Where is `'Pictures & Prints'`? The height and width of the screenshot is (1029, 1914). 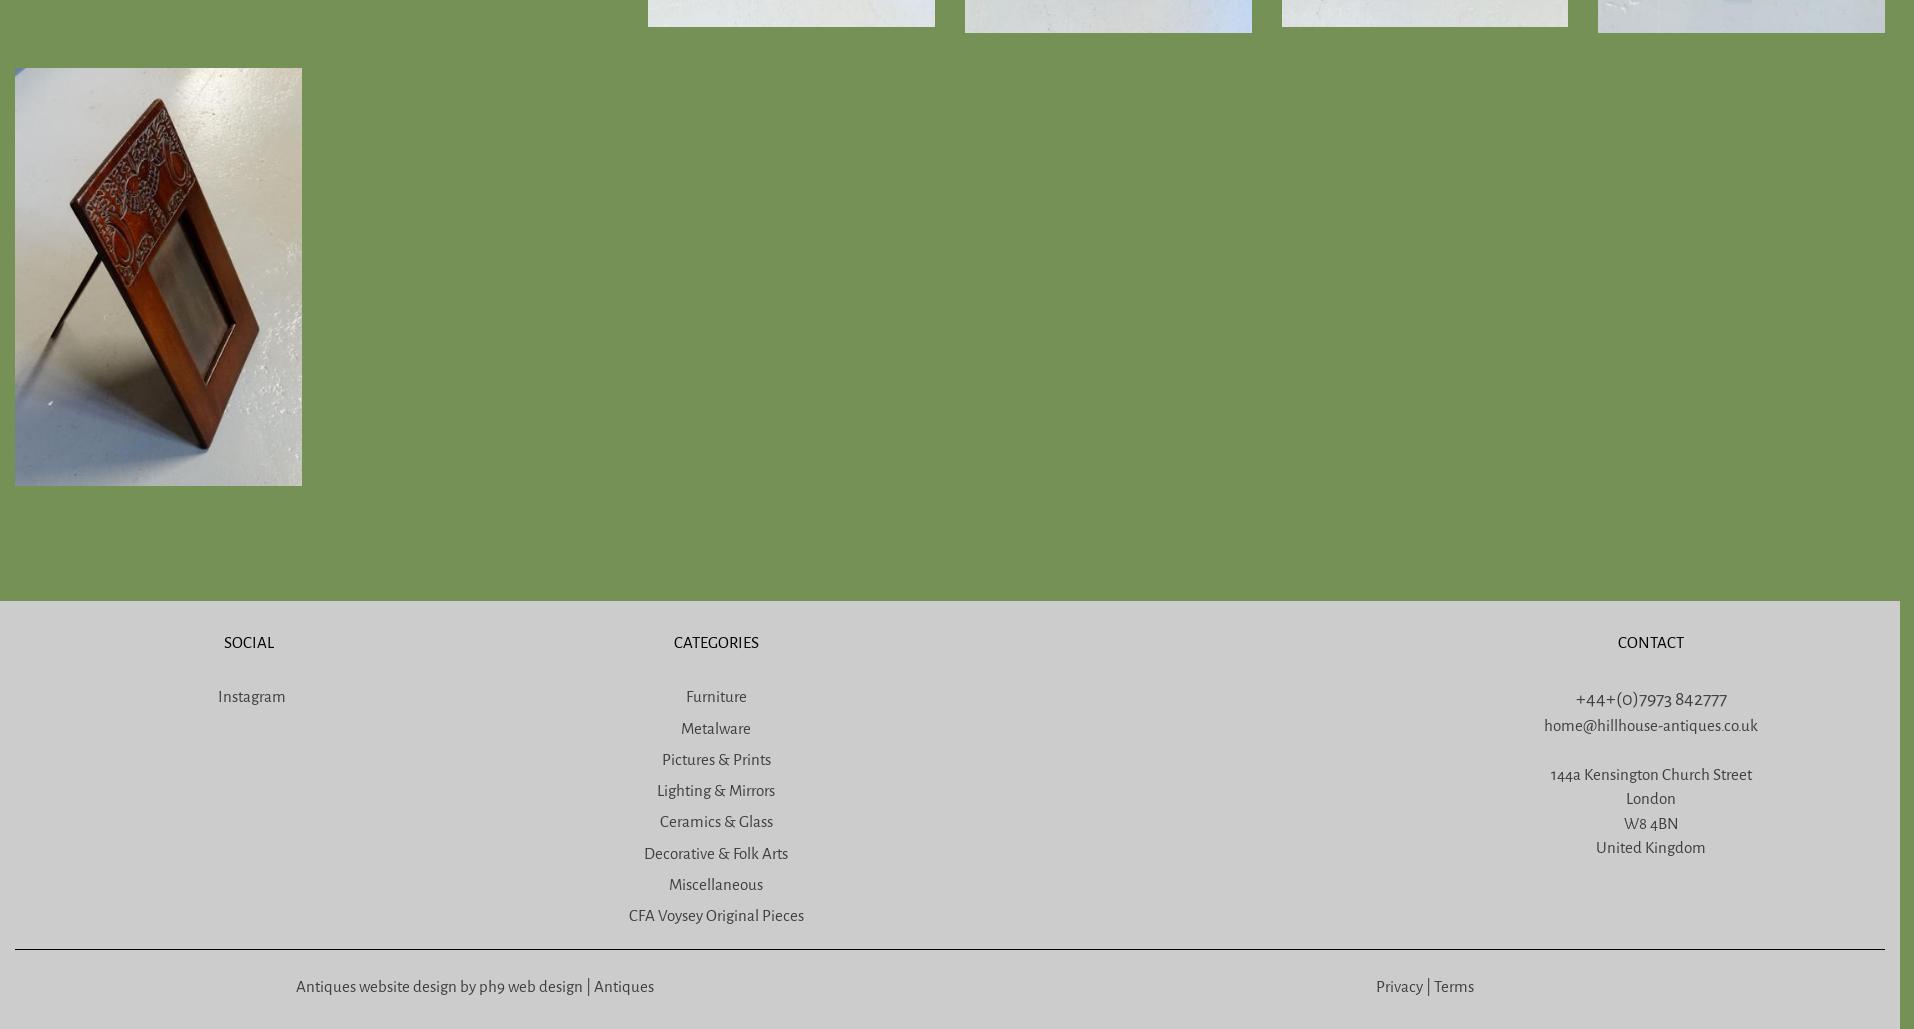 'Pictures & Prints' is located at coordinates (715, 758).